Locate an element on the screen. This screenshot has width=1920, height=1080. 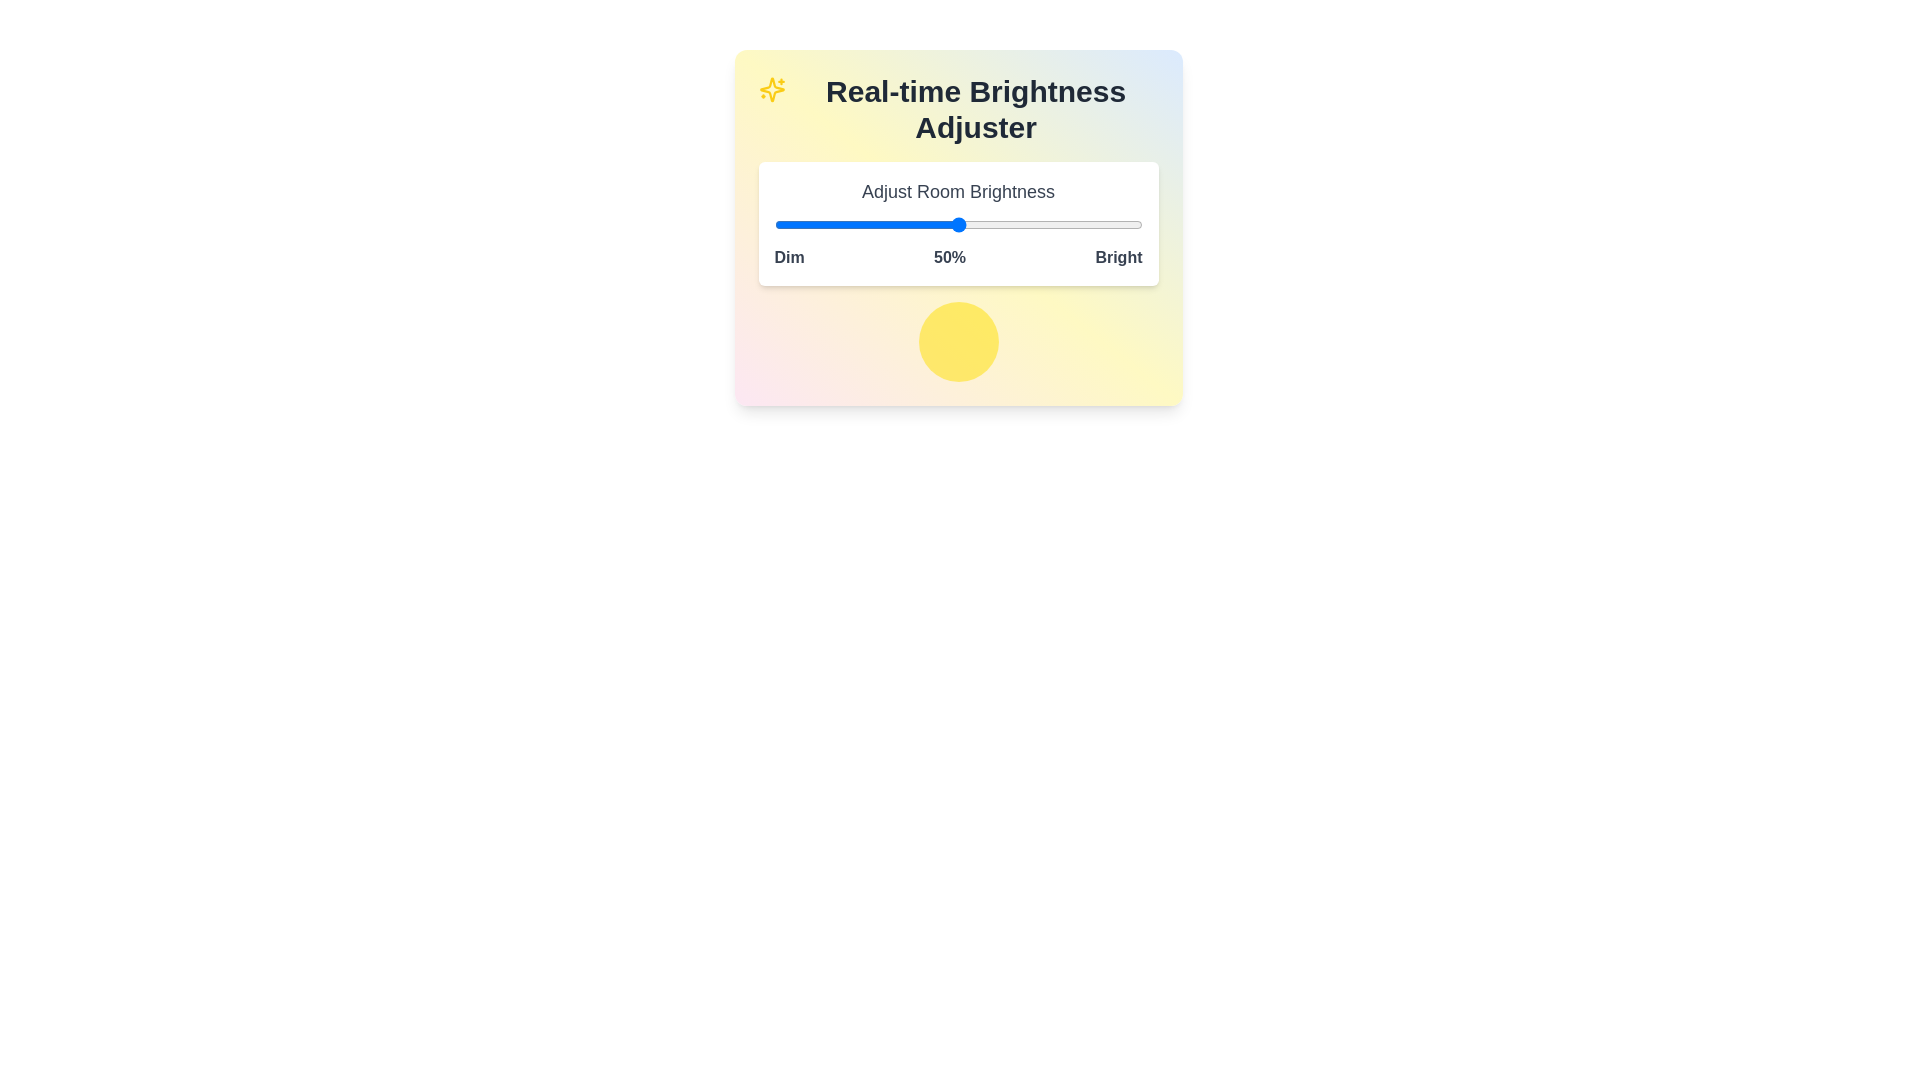
the brightness slider to set the brightness level to 22% is located at coordinates (855, 224).